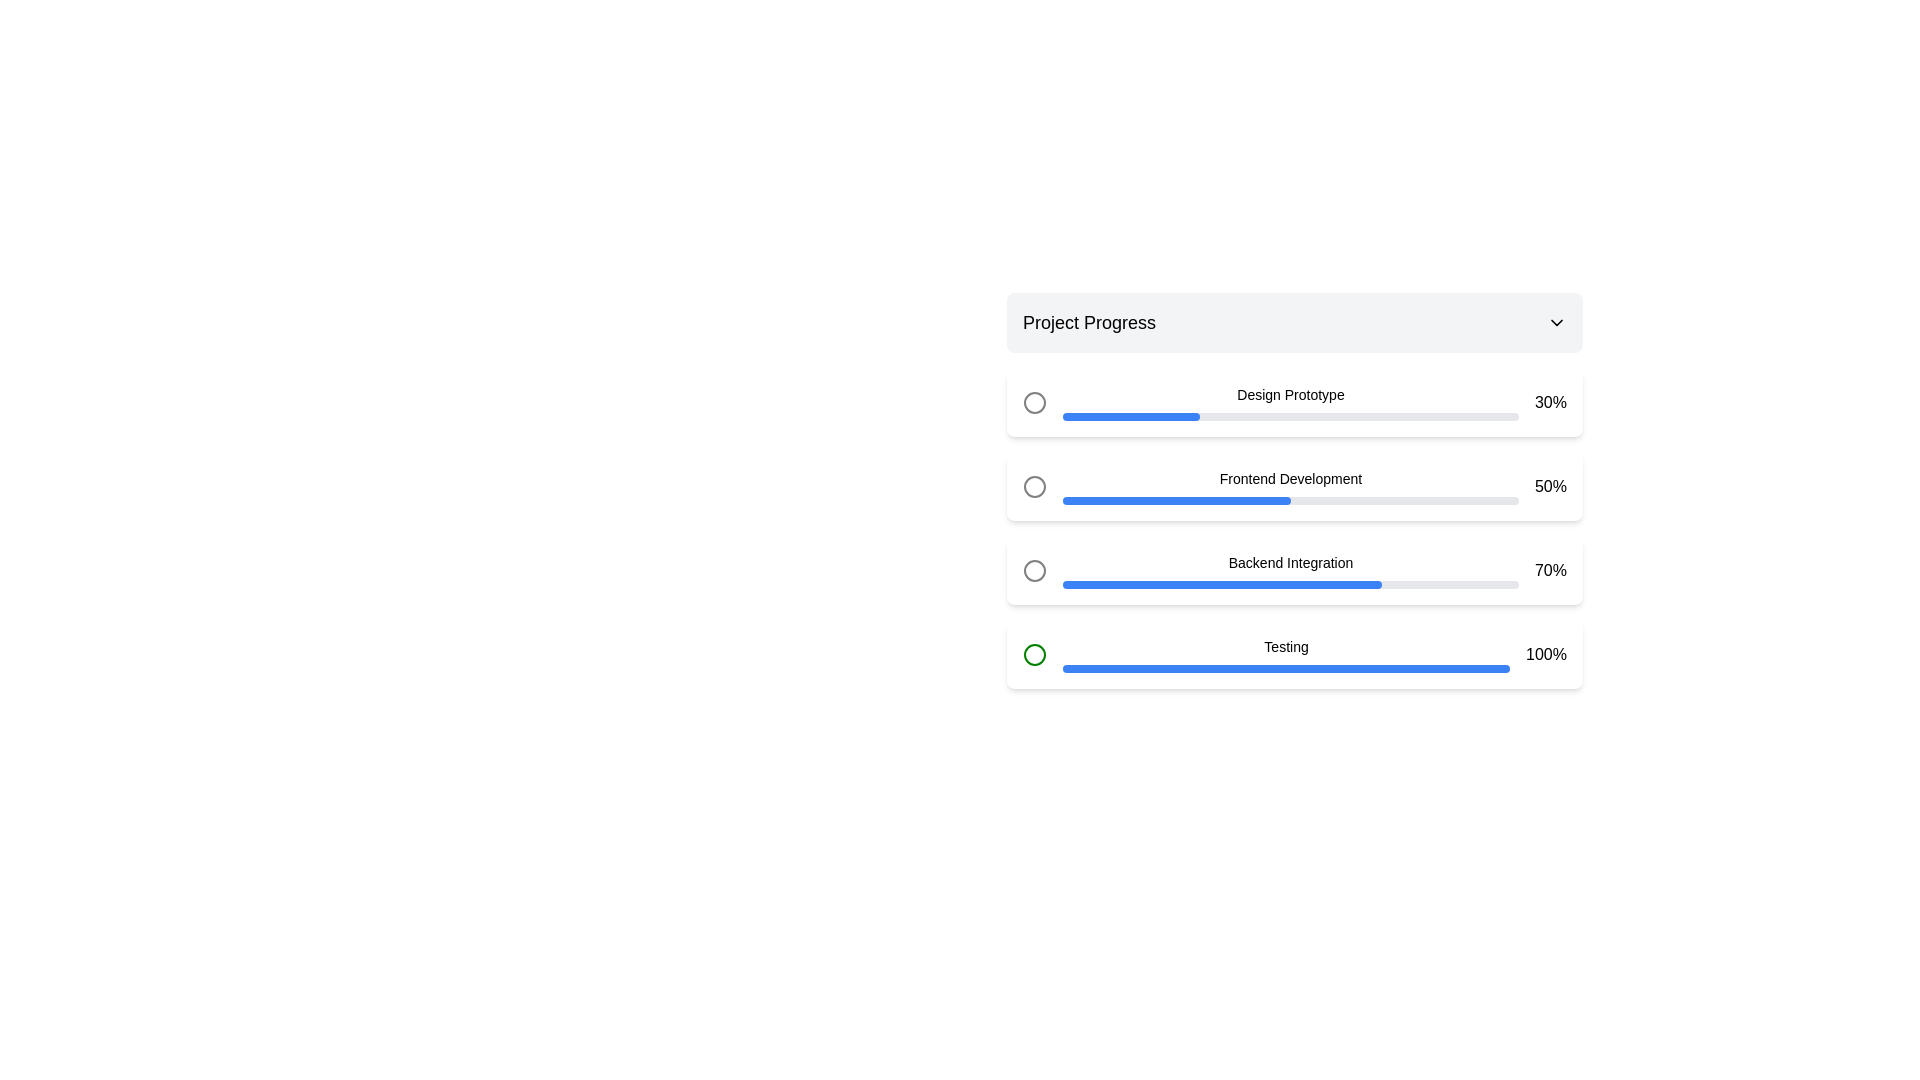 This screenshot has width=1920, height=1080. I want to click on the unselected circle graphic component with a light gray stroke, located next to the 'Frontend Development' label in the progress indicator box, so click(1035, 486).